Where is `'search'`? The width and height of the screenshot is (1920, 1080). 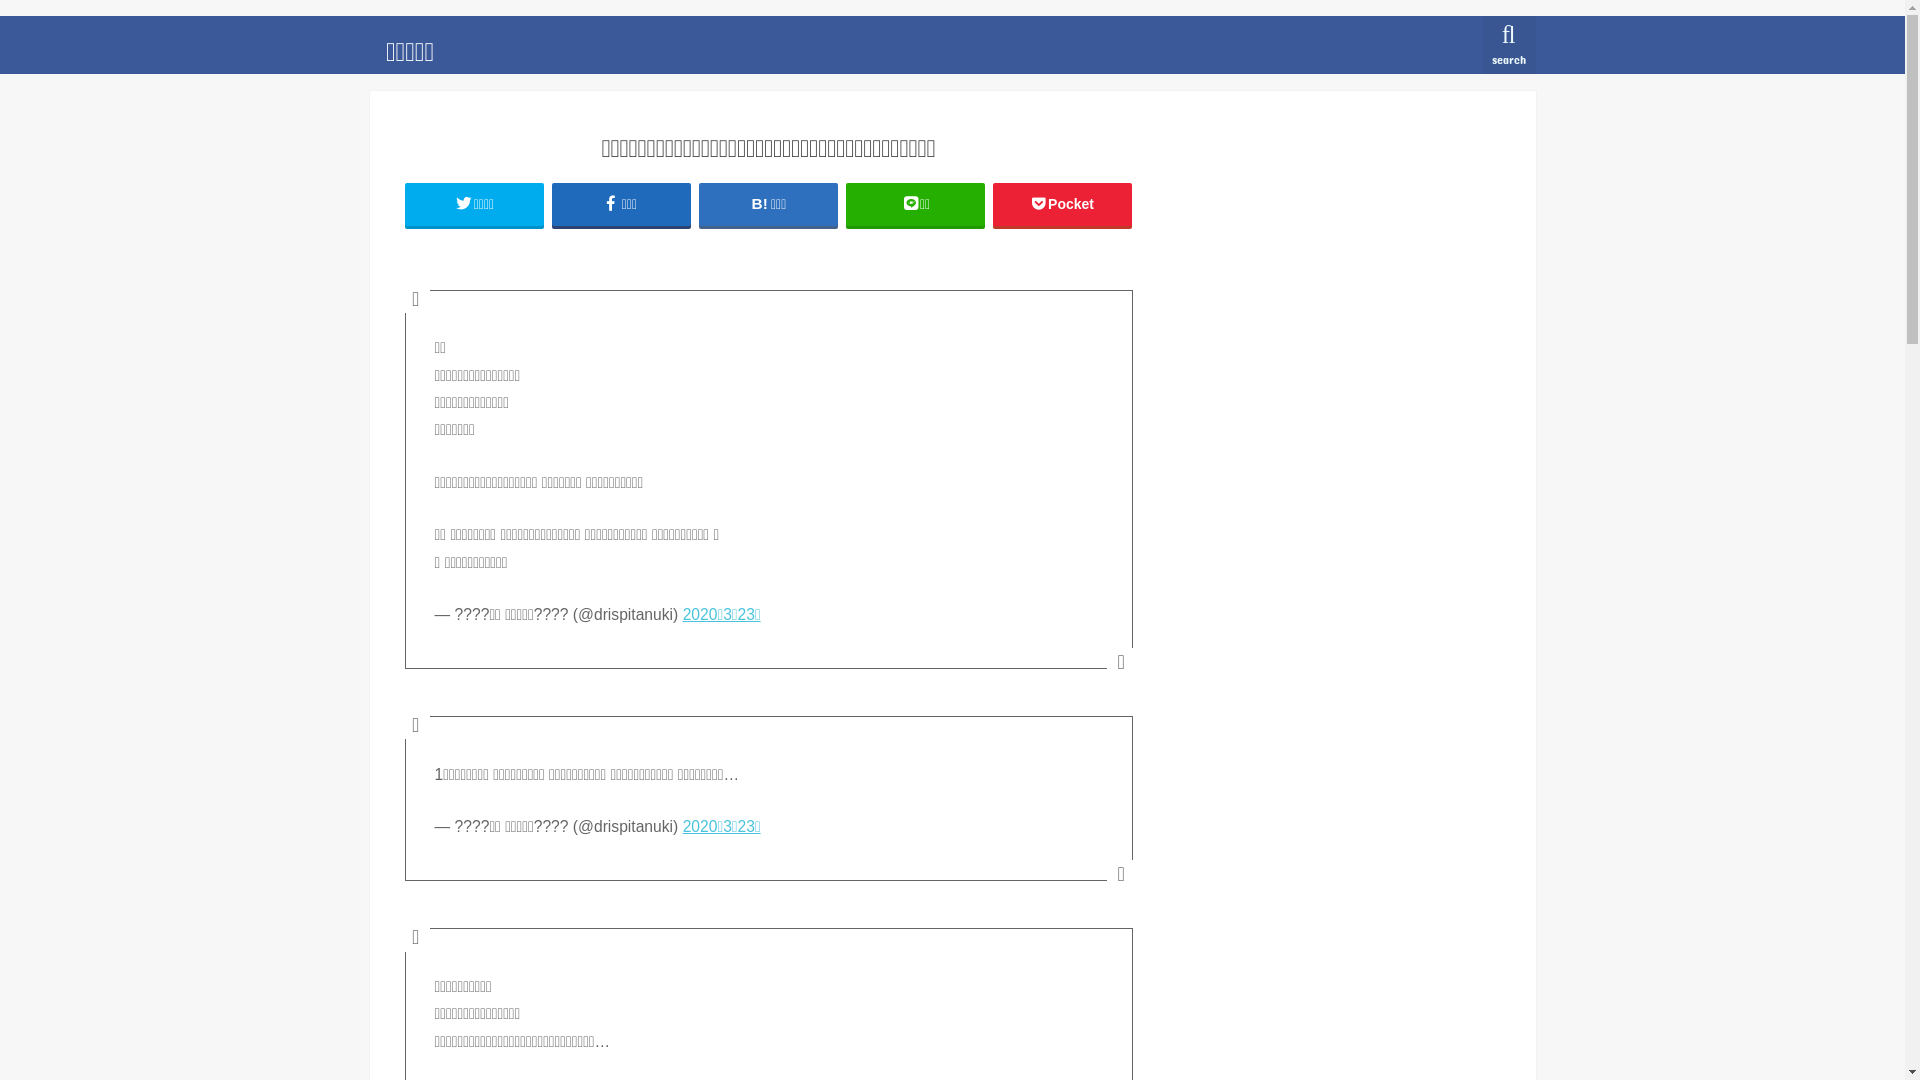
'search' is located at coordinates (1508, 45).